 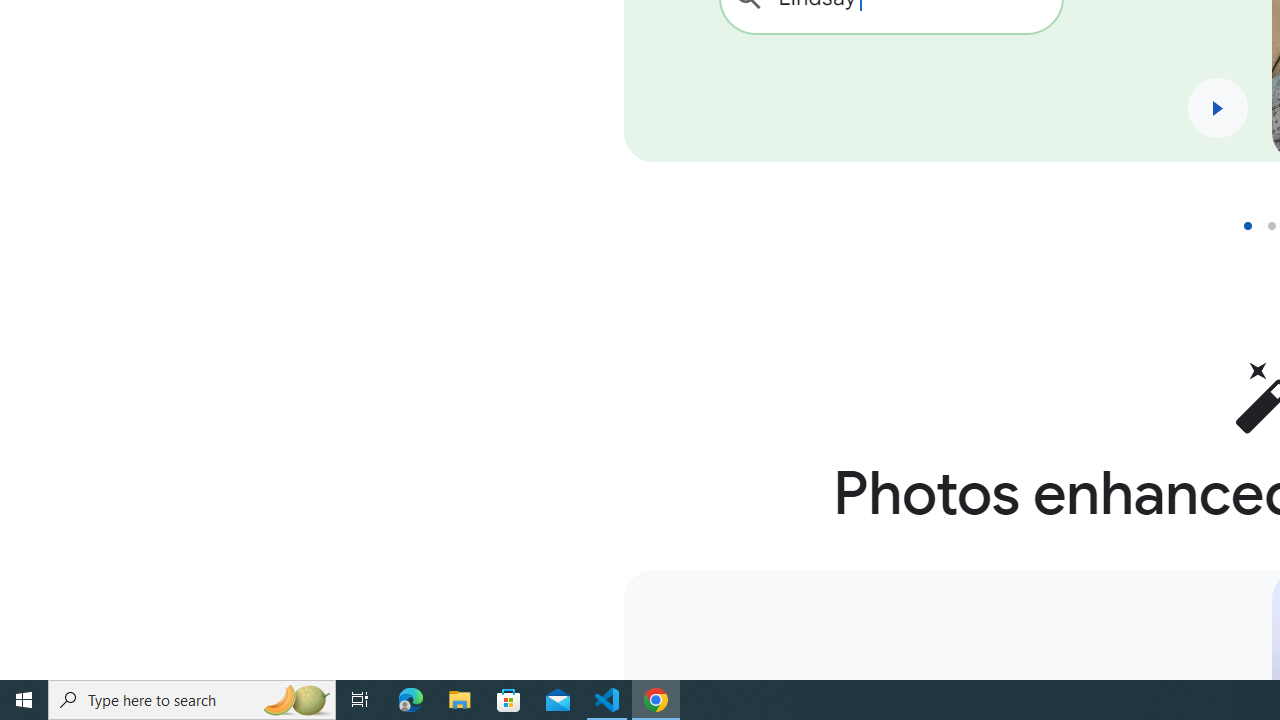 What do you see at coordinates (1254, 225) in the screenshot?
I see `'Go to slide 1'` at bounding box center [1254, 225].